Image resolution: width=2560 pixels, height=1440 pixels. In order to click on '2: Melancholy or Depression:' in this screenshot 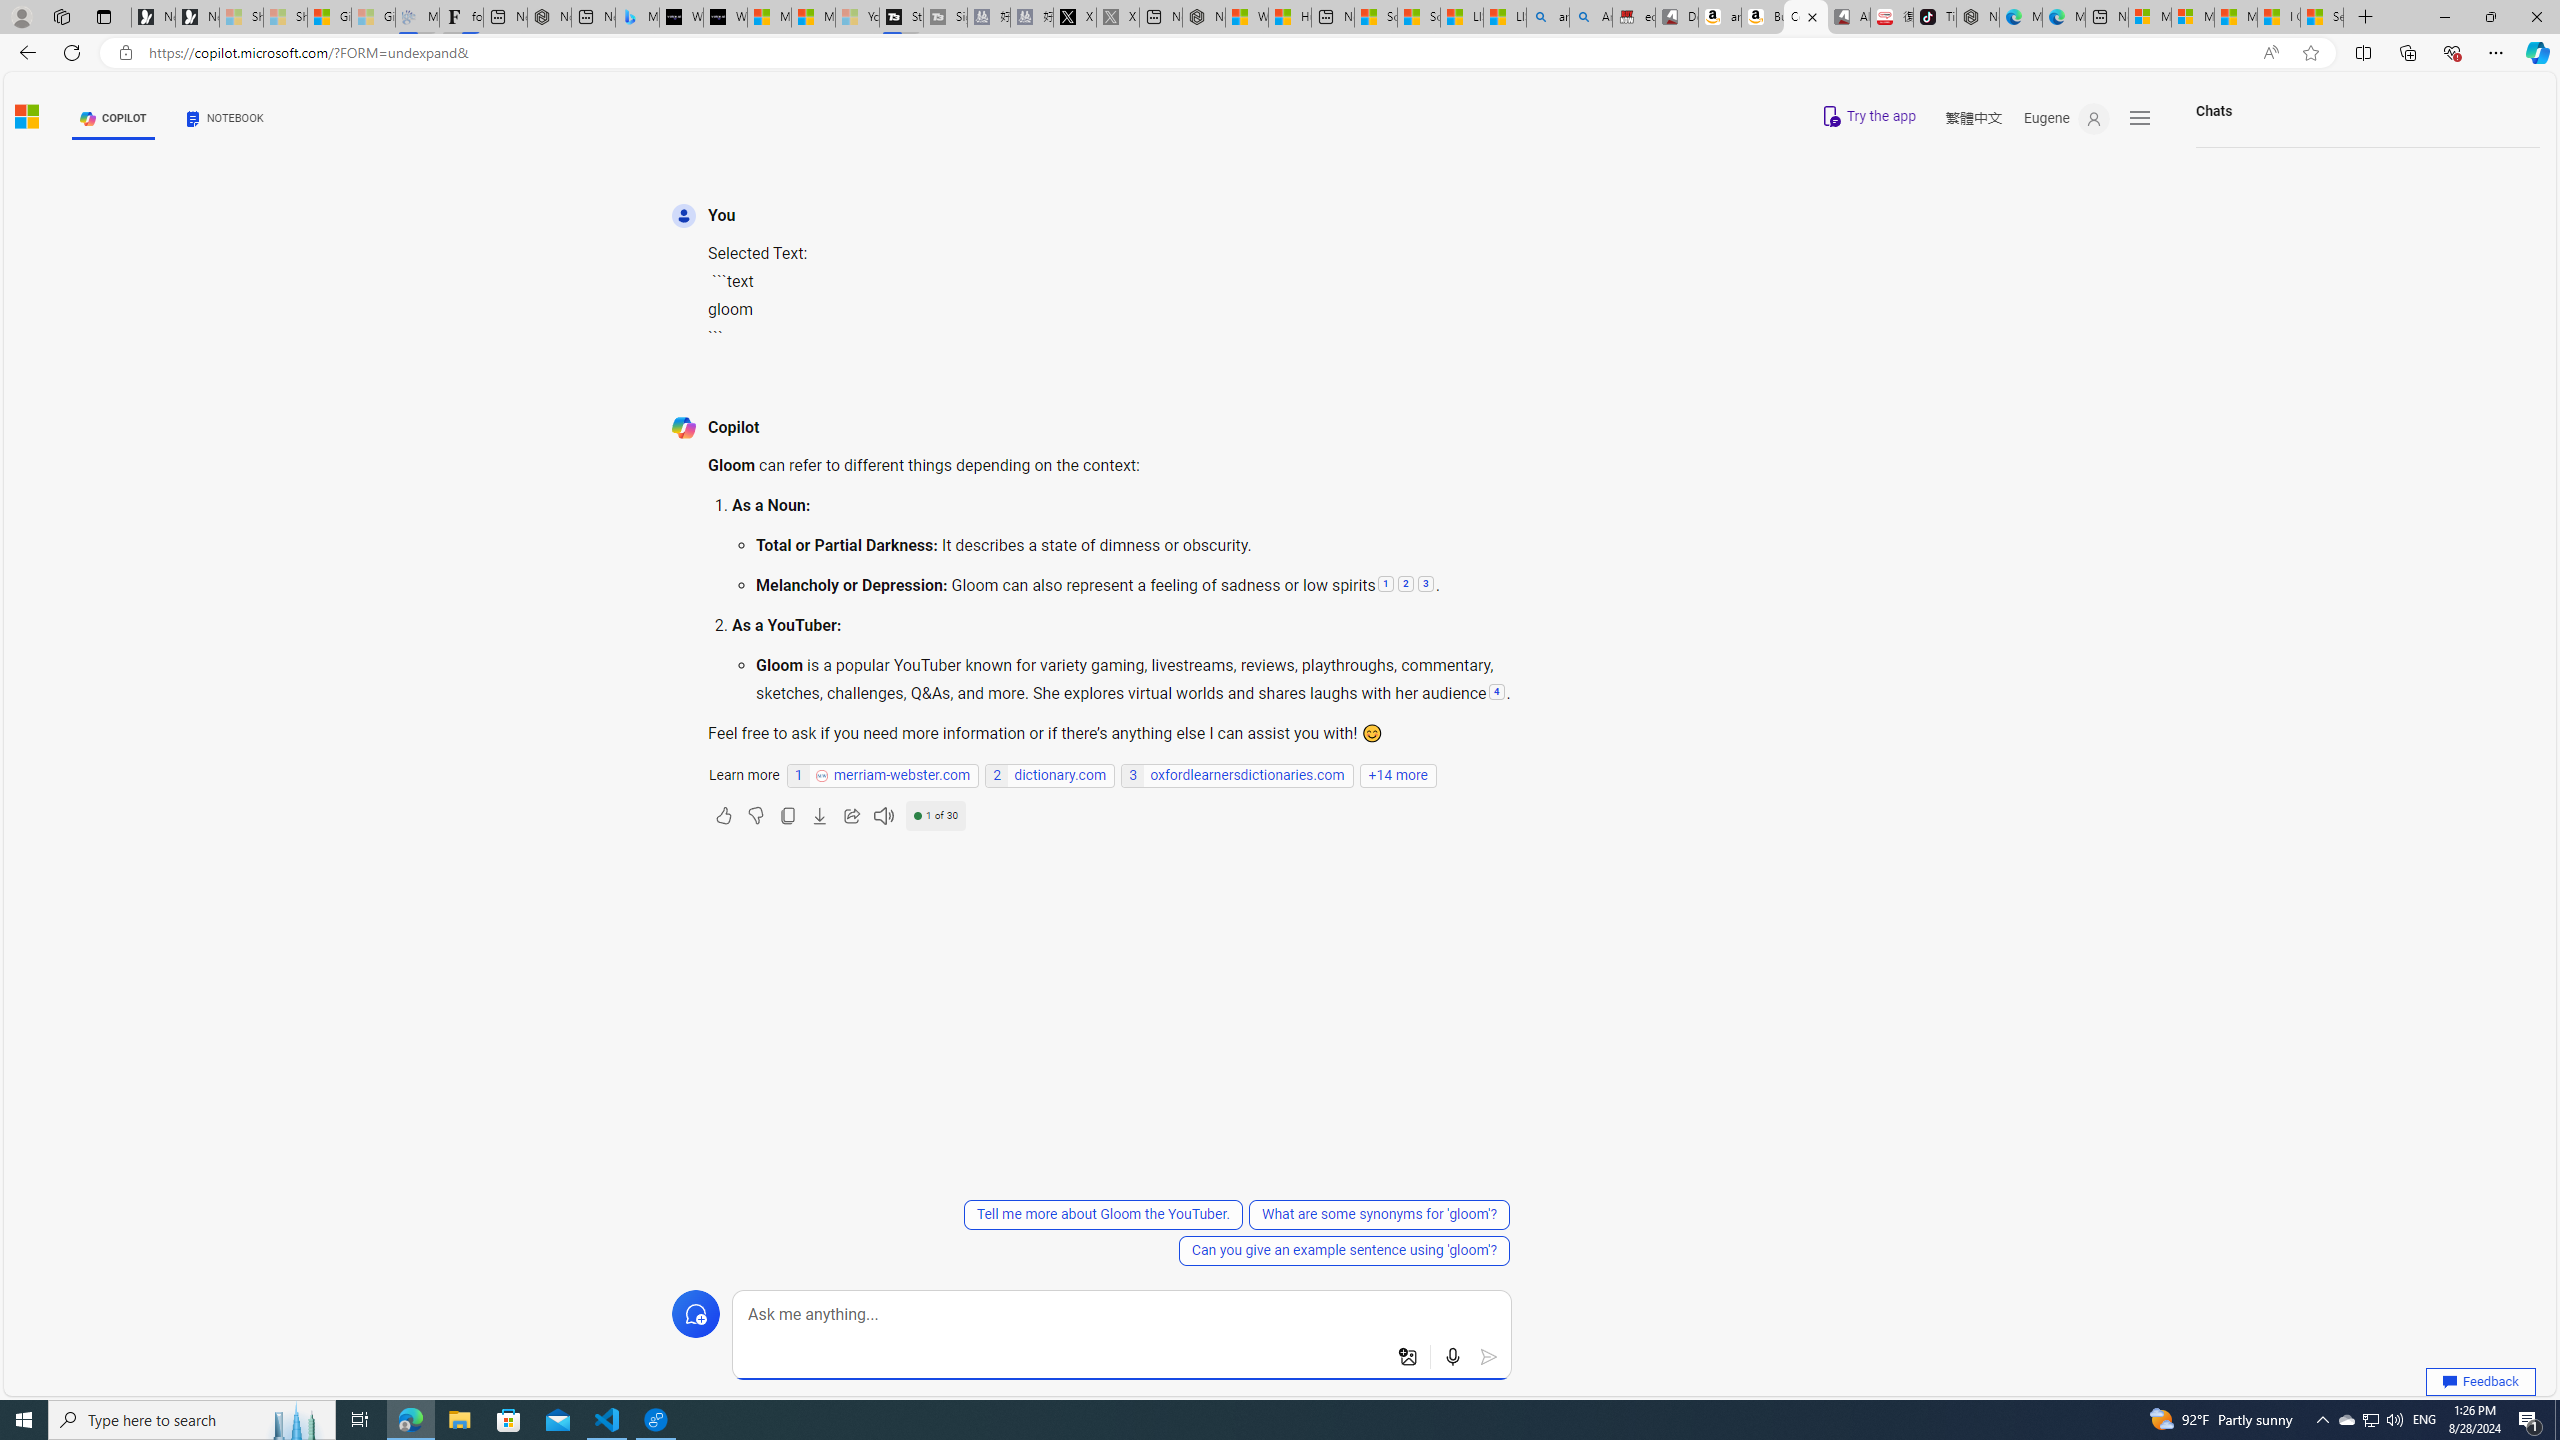, I will do `click(1405, 585)`.